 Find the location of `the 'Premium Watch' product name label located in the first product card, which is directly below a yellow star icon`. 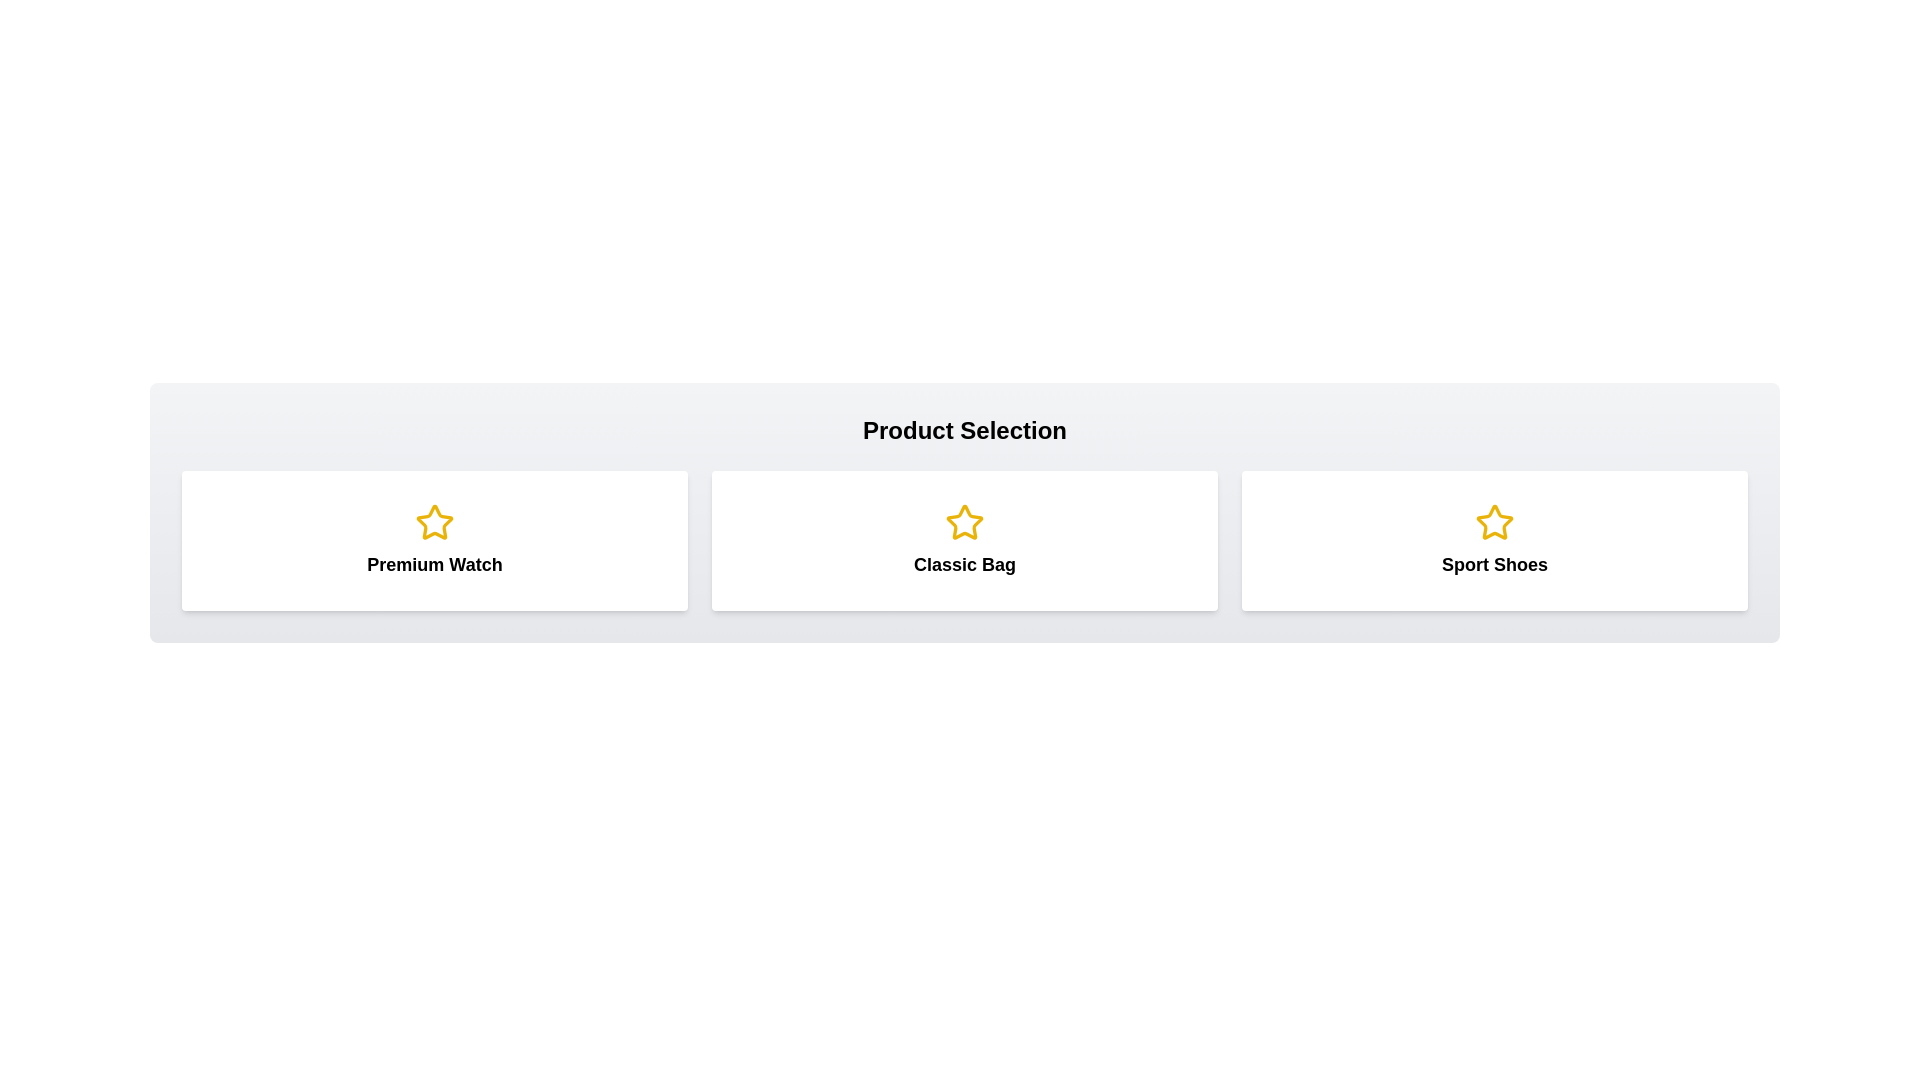

the 'Premium Watch' product name label located in the first product card, which is directly below a yellow star icon is located at coordinates (434, 564).